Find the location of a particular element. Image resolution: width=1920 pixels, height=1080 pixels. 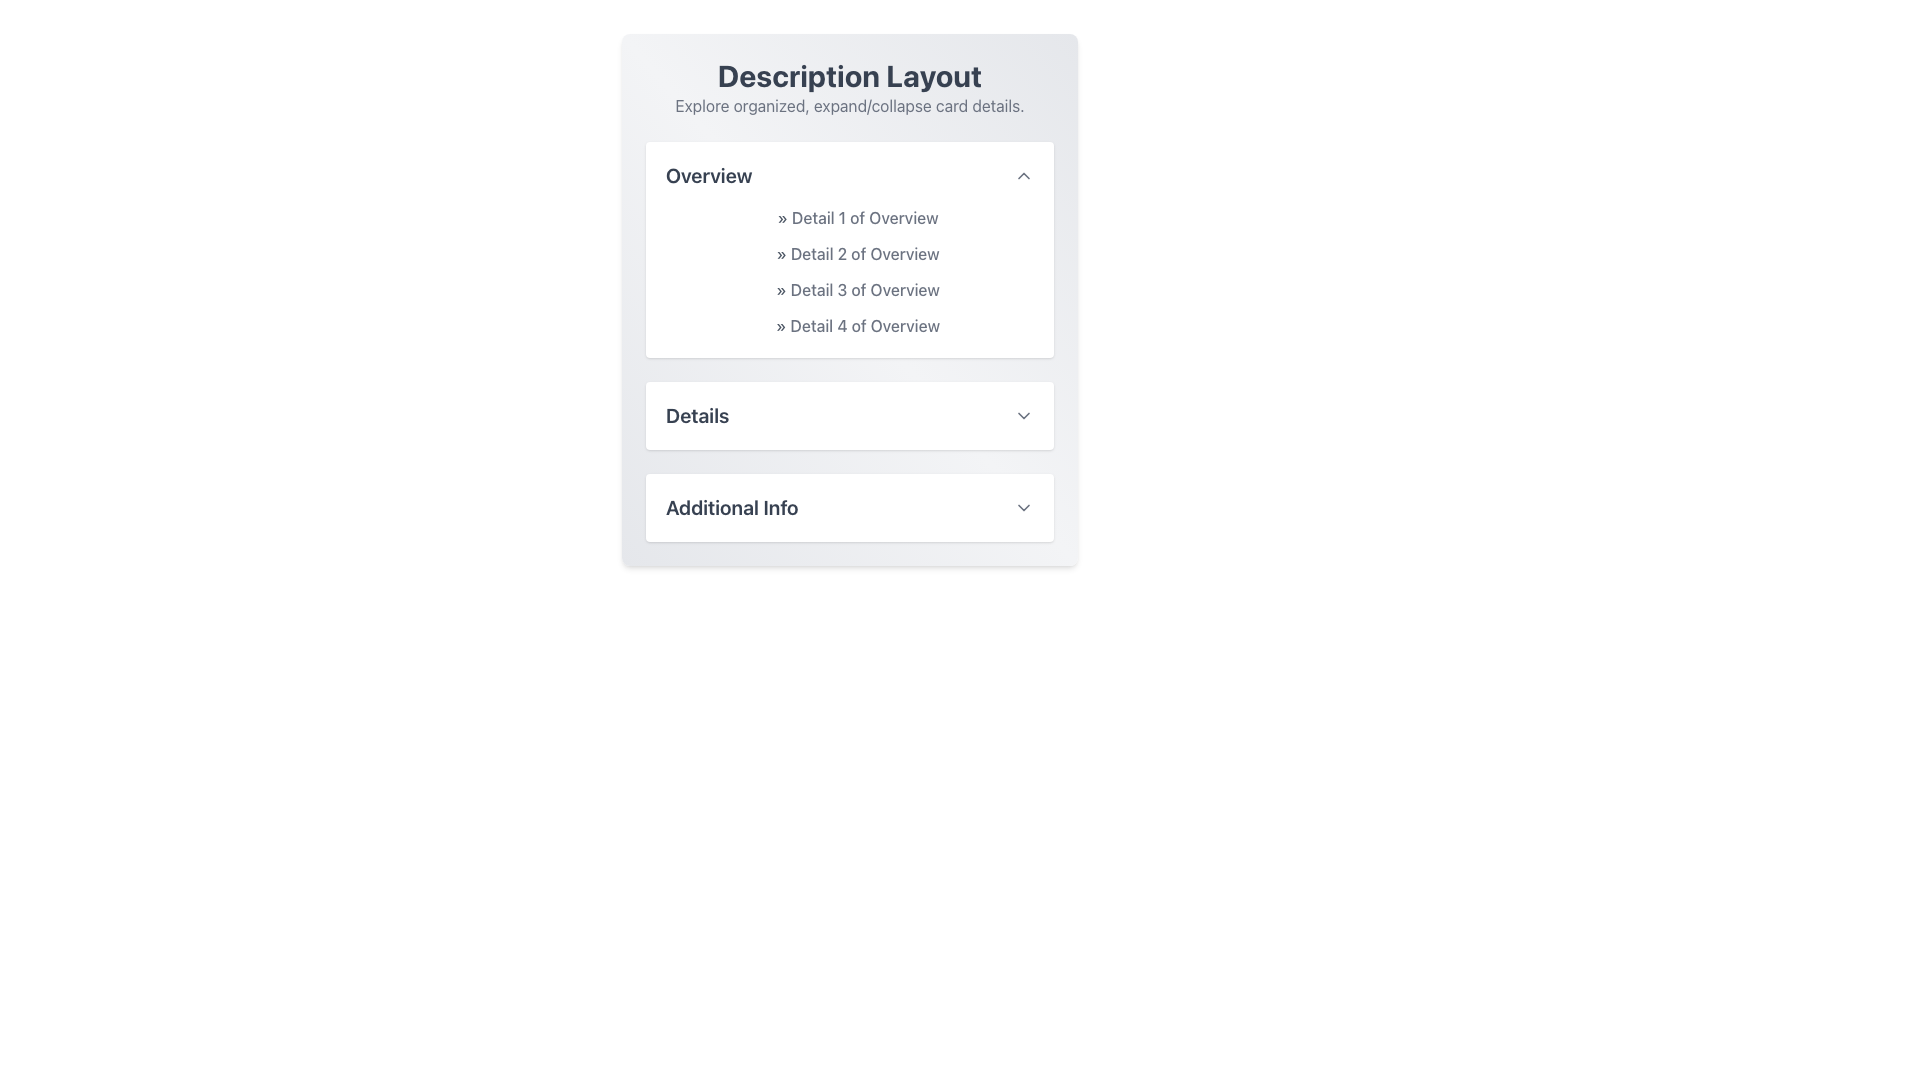

the 'Details' text label, which is a large and bold element indicating emphasis in a card-styled layout, positioned centrally between 'Overview' and 'Additional Info' is located at coordinates (697, 415).